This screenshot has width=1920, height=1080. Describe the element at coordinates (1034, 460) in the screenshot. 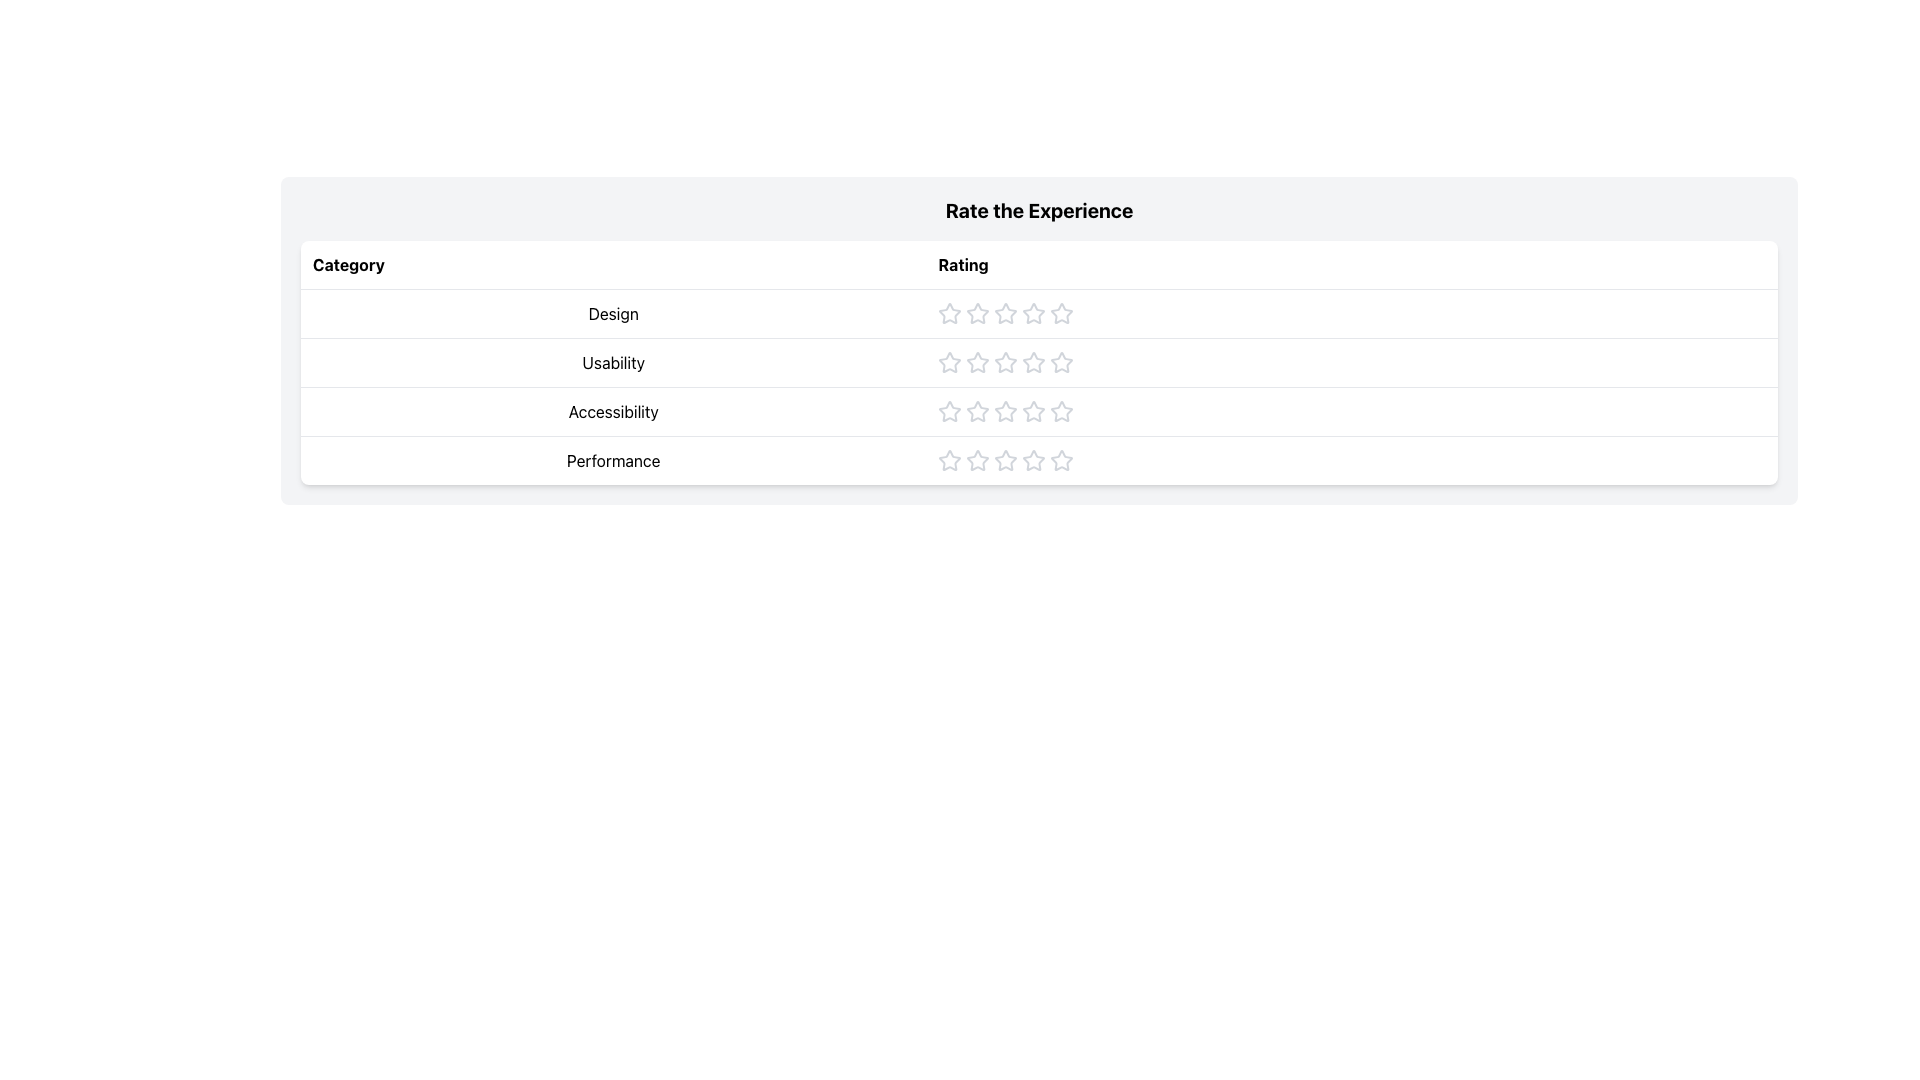

I see `the fourth star in the 'Performance' row of the 'Rate the Experience' table` at that location.